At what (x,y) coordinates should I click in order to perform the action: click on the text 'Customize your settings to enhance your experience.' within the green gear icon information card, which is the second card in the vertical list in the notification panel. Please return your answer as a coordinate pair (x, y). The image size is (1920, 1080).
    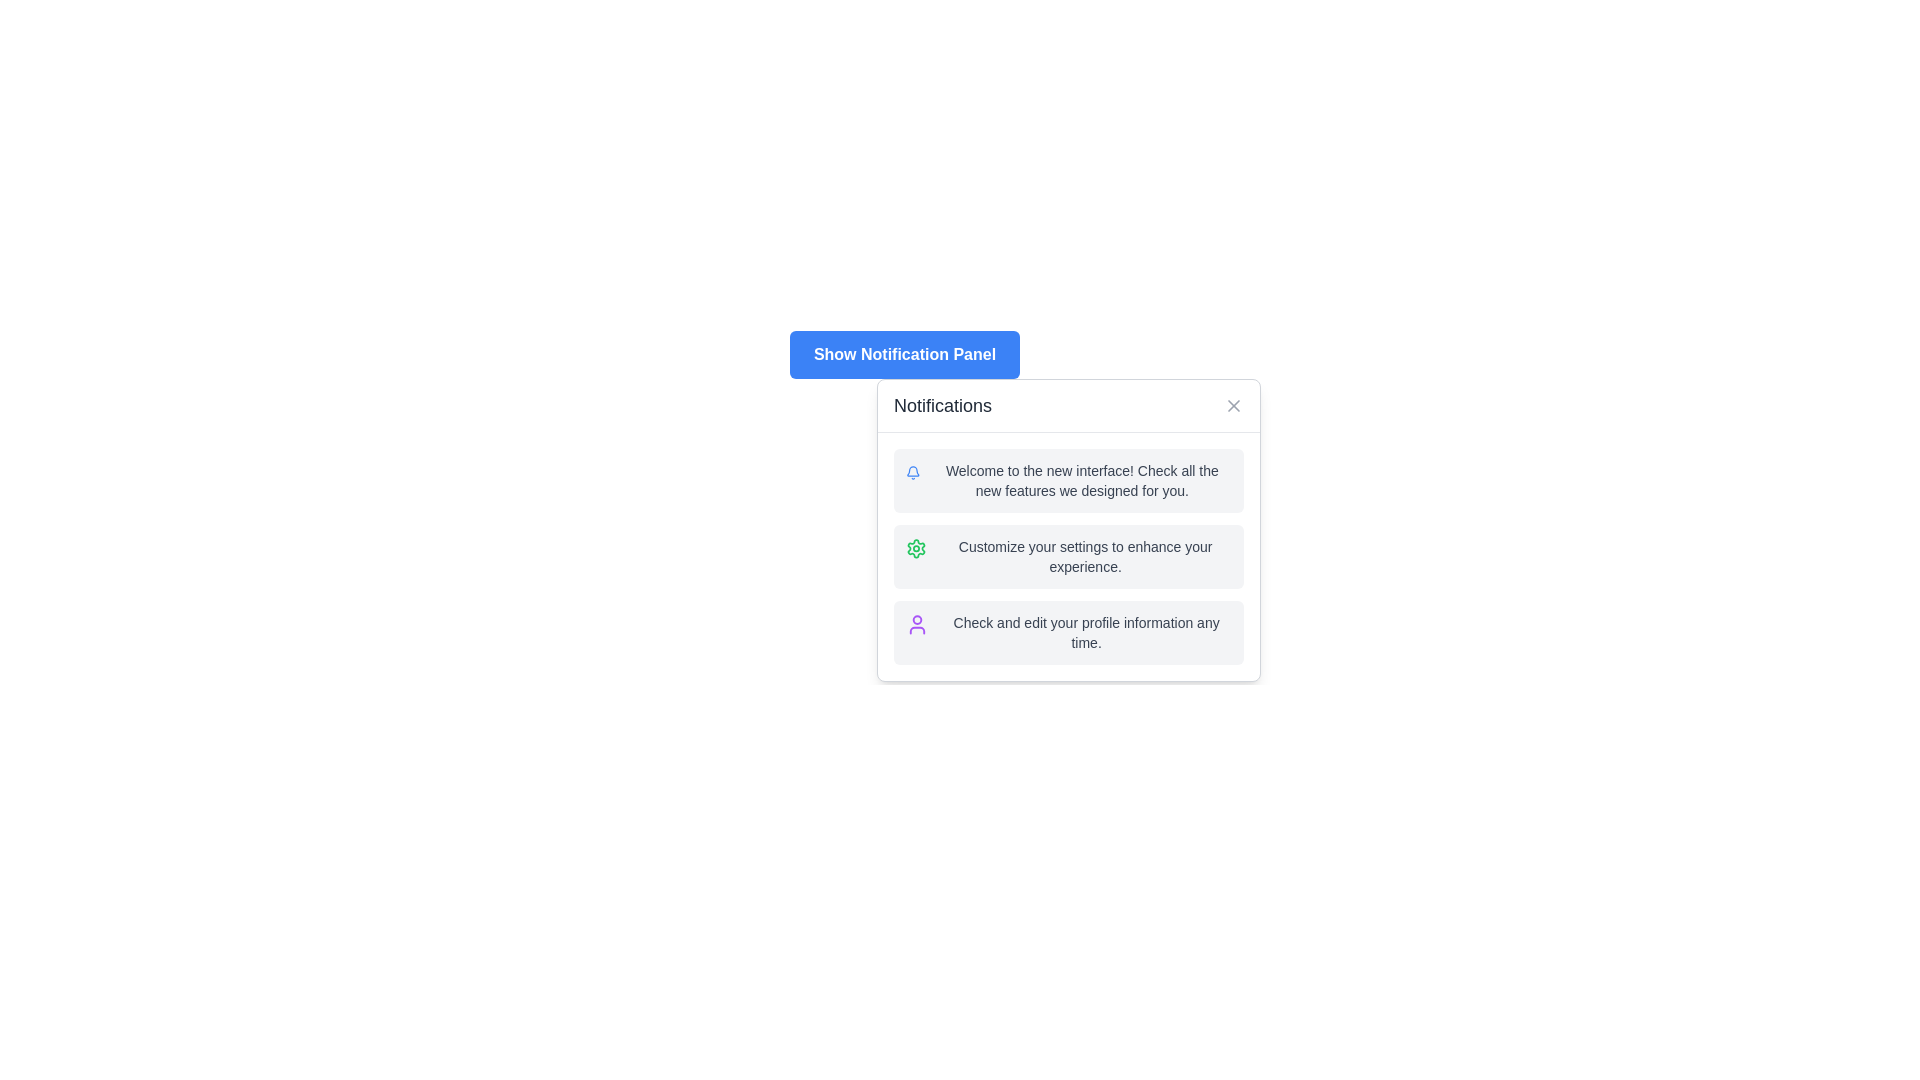
    Looking at the image, I should click on (1068, 556).